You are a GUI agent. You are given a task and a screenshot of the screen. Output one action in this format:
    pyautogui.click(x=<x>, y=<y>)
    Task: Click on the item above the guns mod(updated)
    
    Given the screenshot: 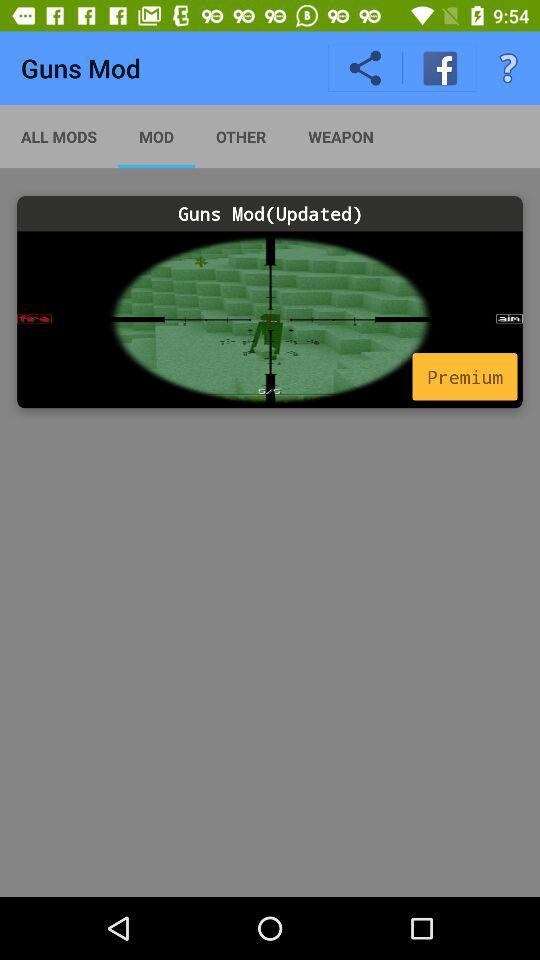 What is the action you would take?
    pyautogui.click(x=508, y=68)
    